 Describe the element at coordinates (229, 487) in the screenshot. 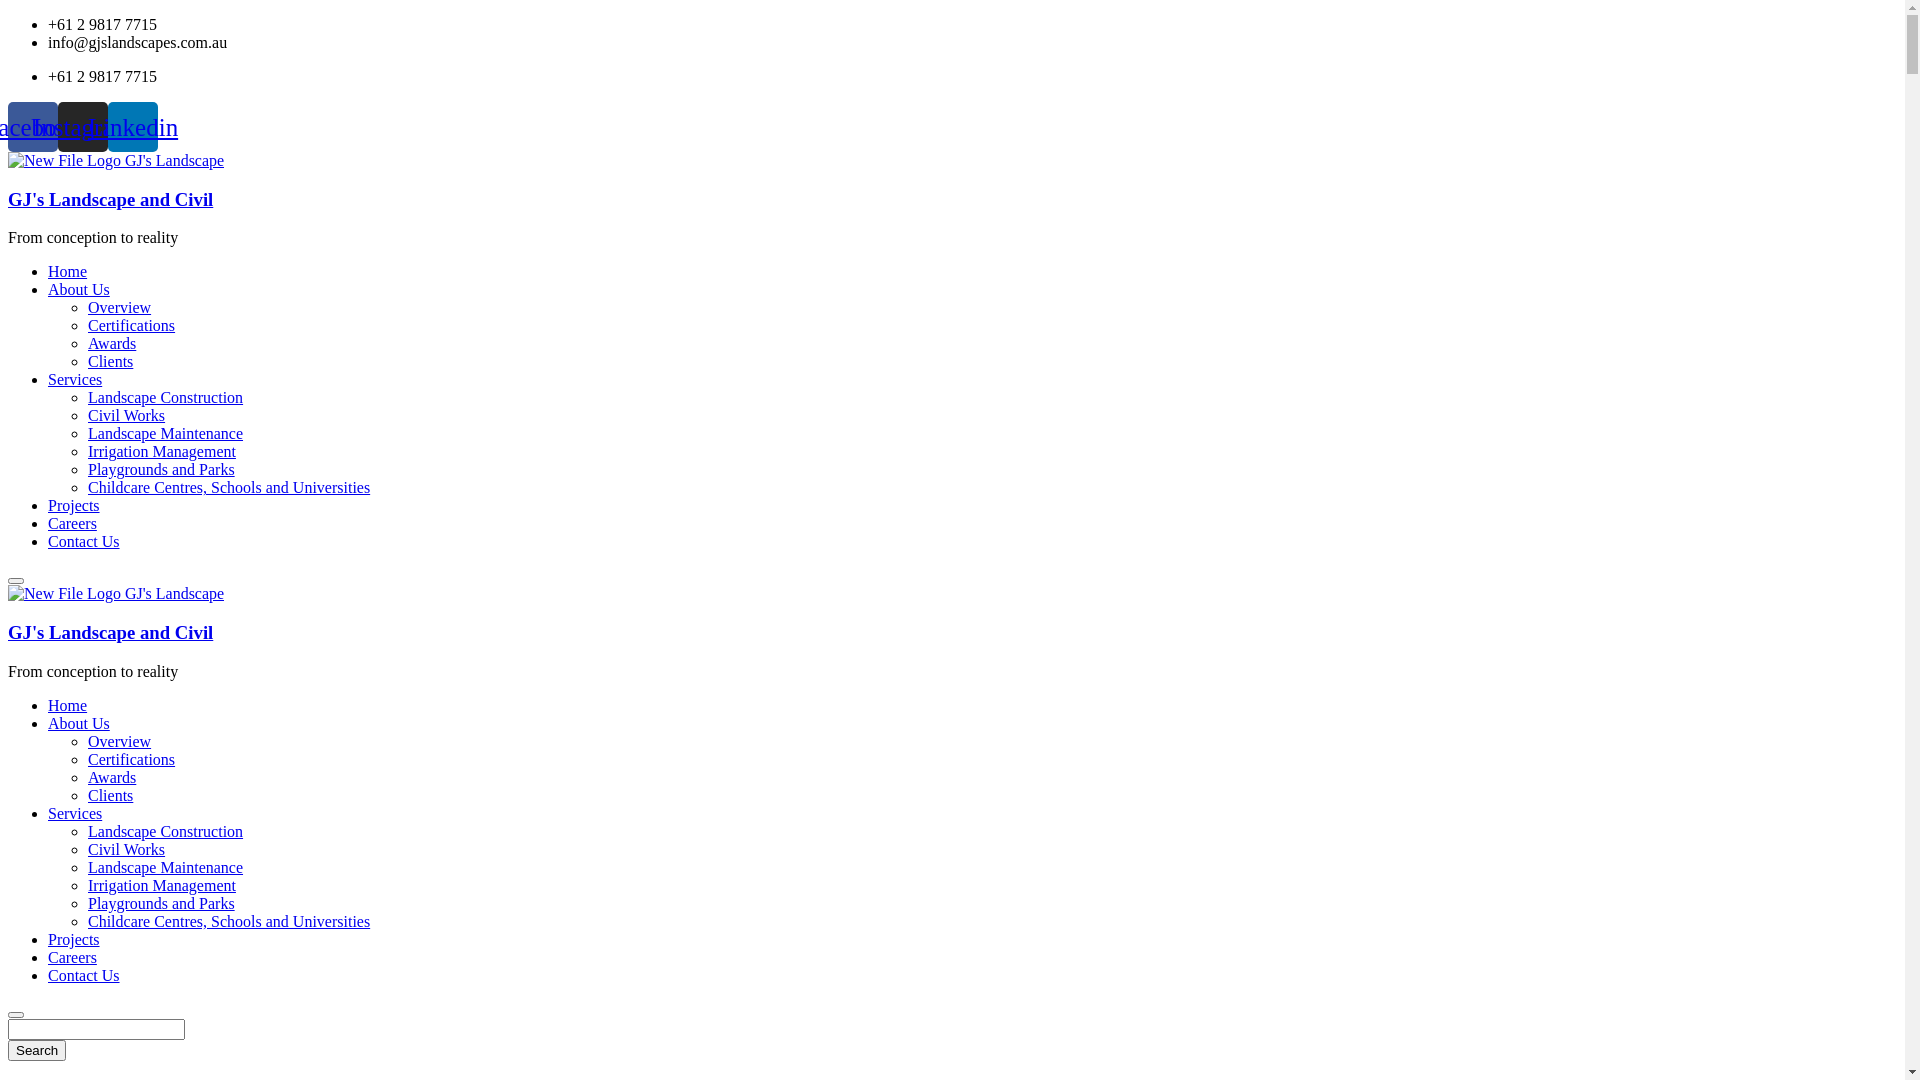

I see `'Childcare Centres, Schools and Universities'` at that location.